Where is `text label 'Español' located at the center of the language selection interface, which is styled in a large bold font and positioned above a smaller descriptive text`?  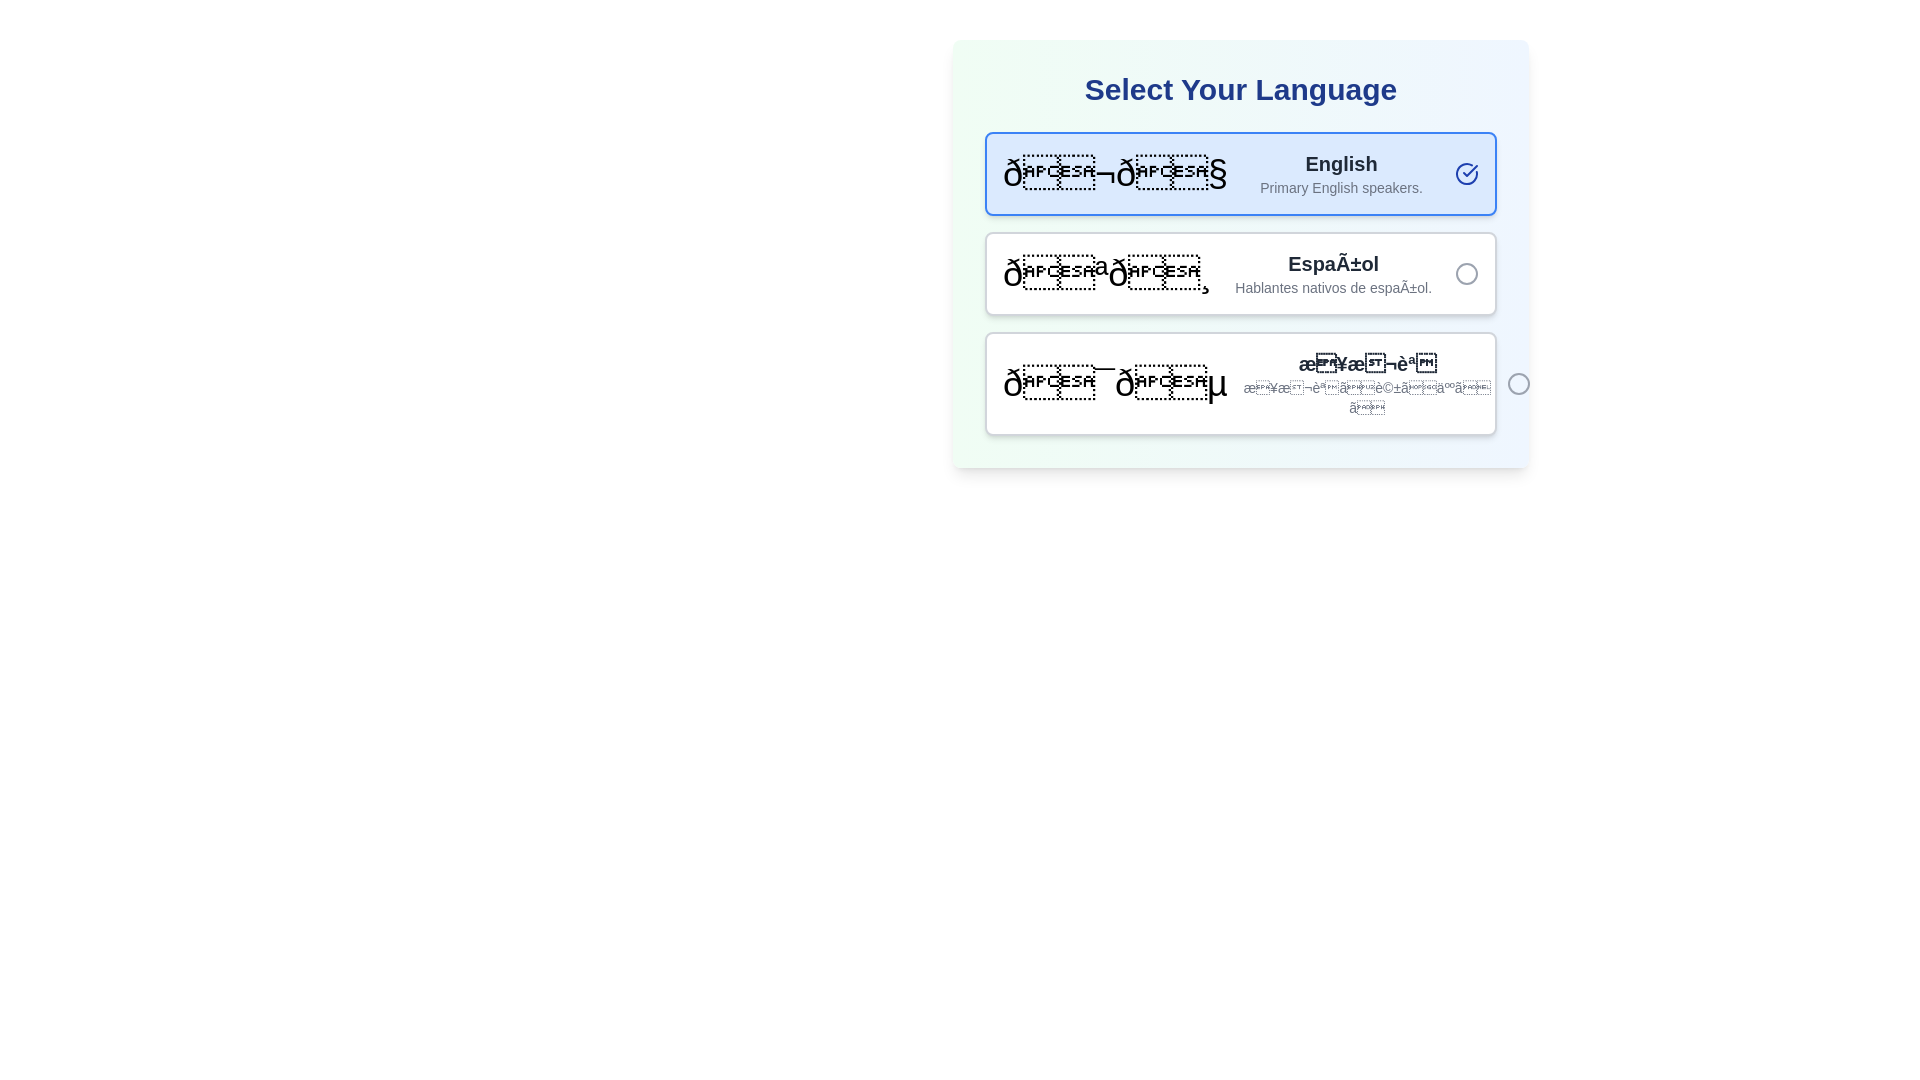 text label 'Español' located at the center of the language selection interface, which is styled in a large bold font and positioned above a smaller descriptive text is located at coordinates (1333, 262).